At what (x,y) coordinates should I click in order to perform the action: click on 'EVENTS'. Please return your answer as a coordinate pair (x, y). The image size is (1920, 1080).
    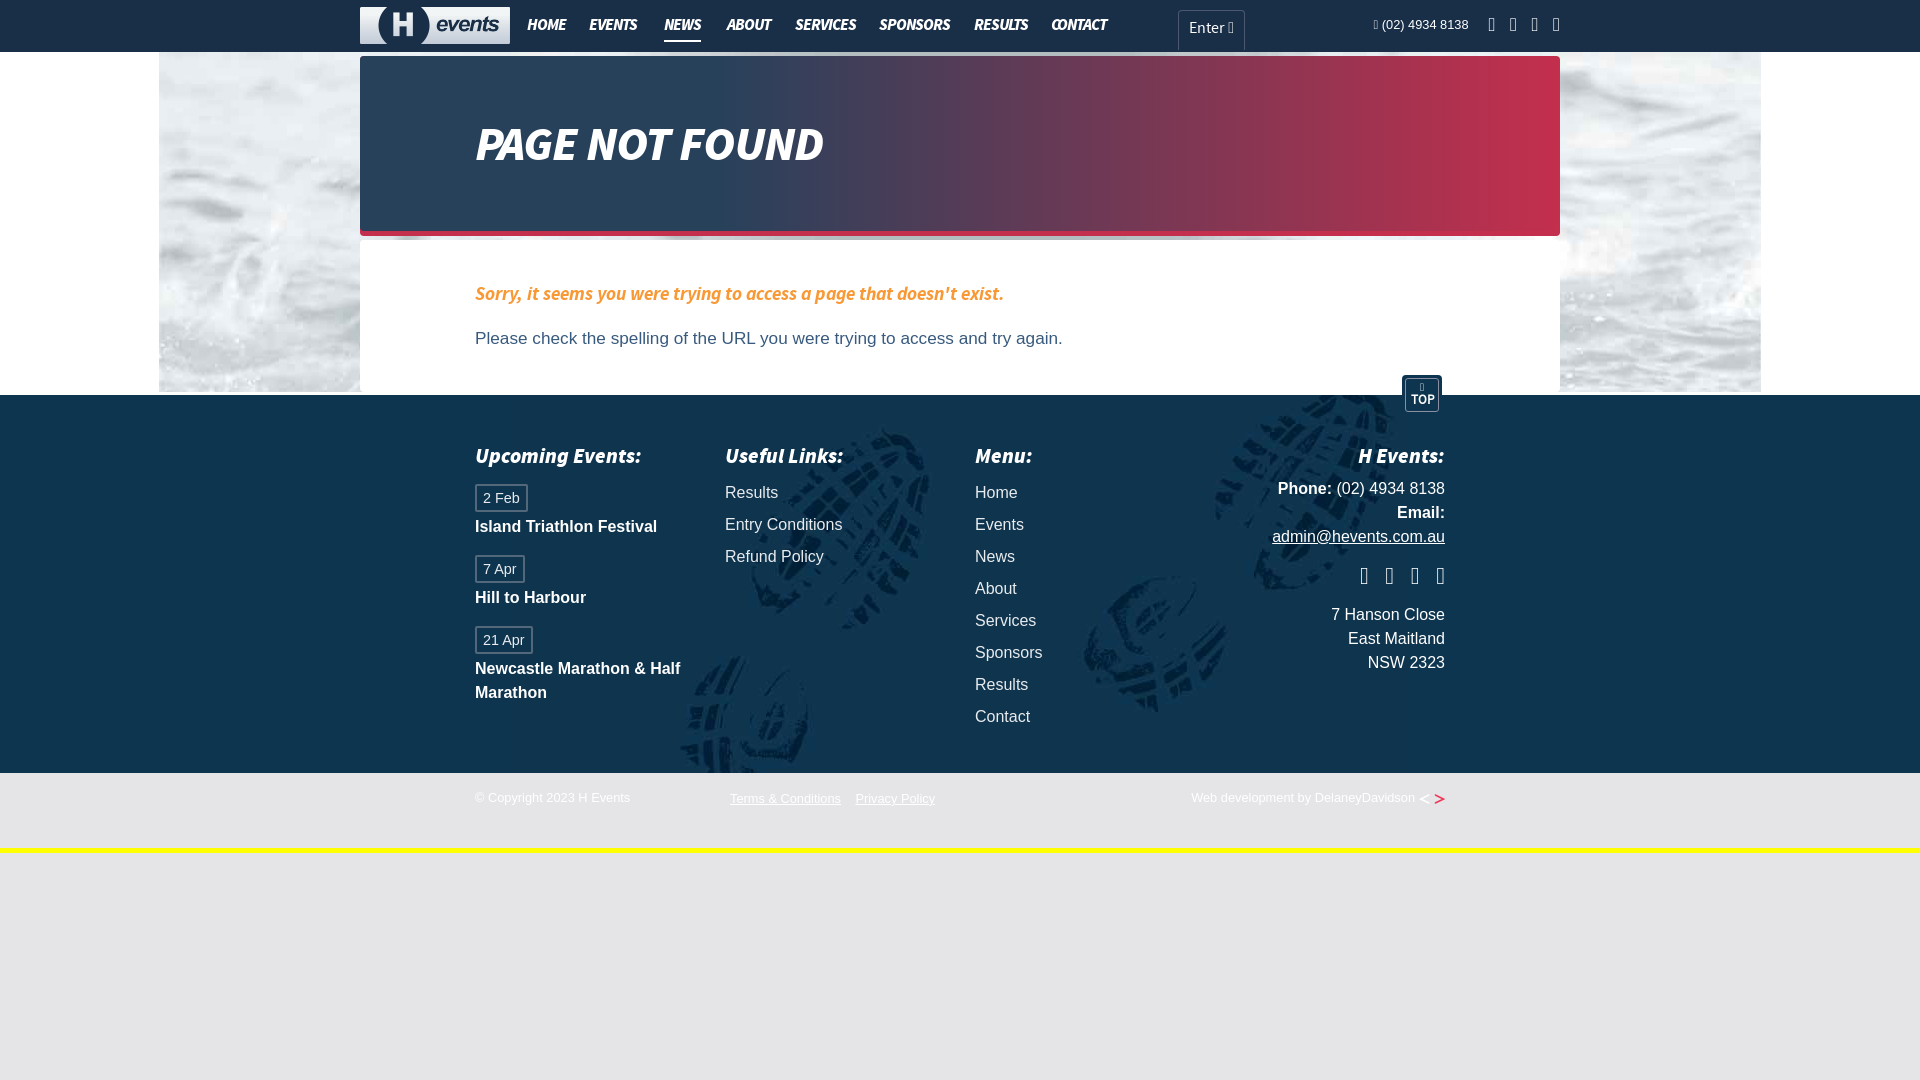
    Looking at the image, I should click on (580, 24).